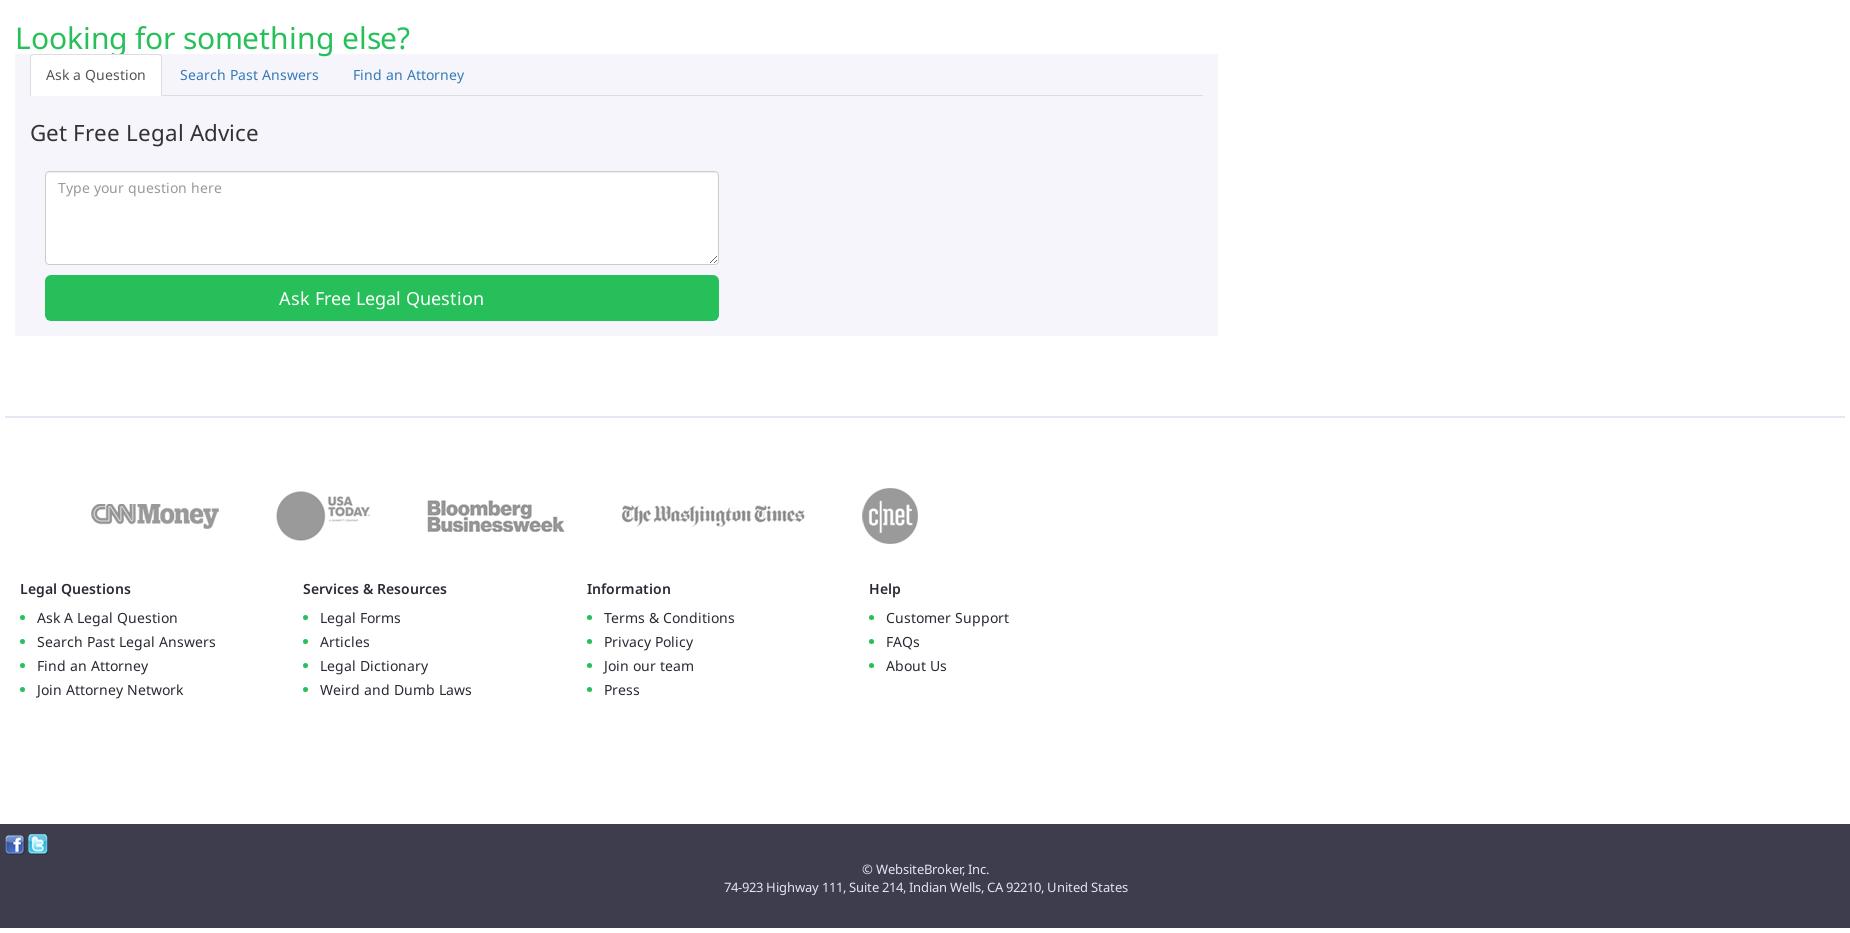 Image resolution: width=1850 pixels, height=933 pixels. Describe the element at coordinates (74, 588) in the screenshot. I see `'Legal Questions'` at that location.